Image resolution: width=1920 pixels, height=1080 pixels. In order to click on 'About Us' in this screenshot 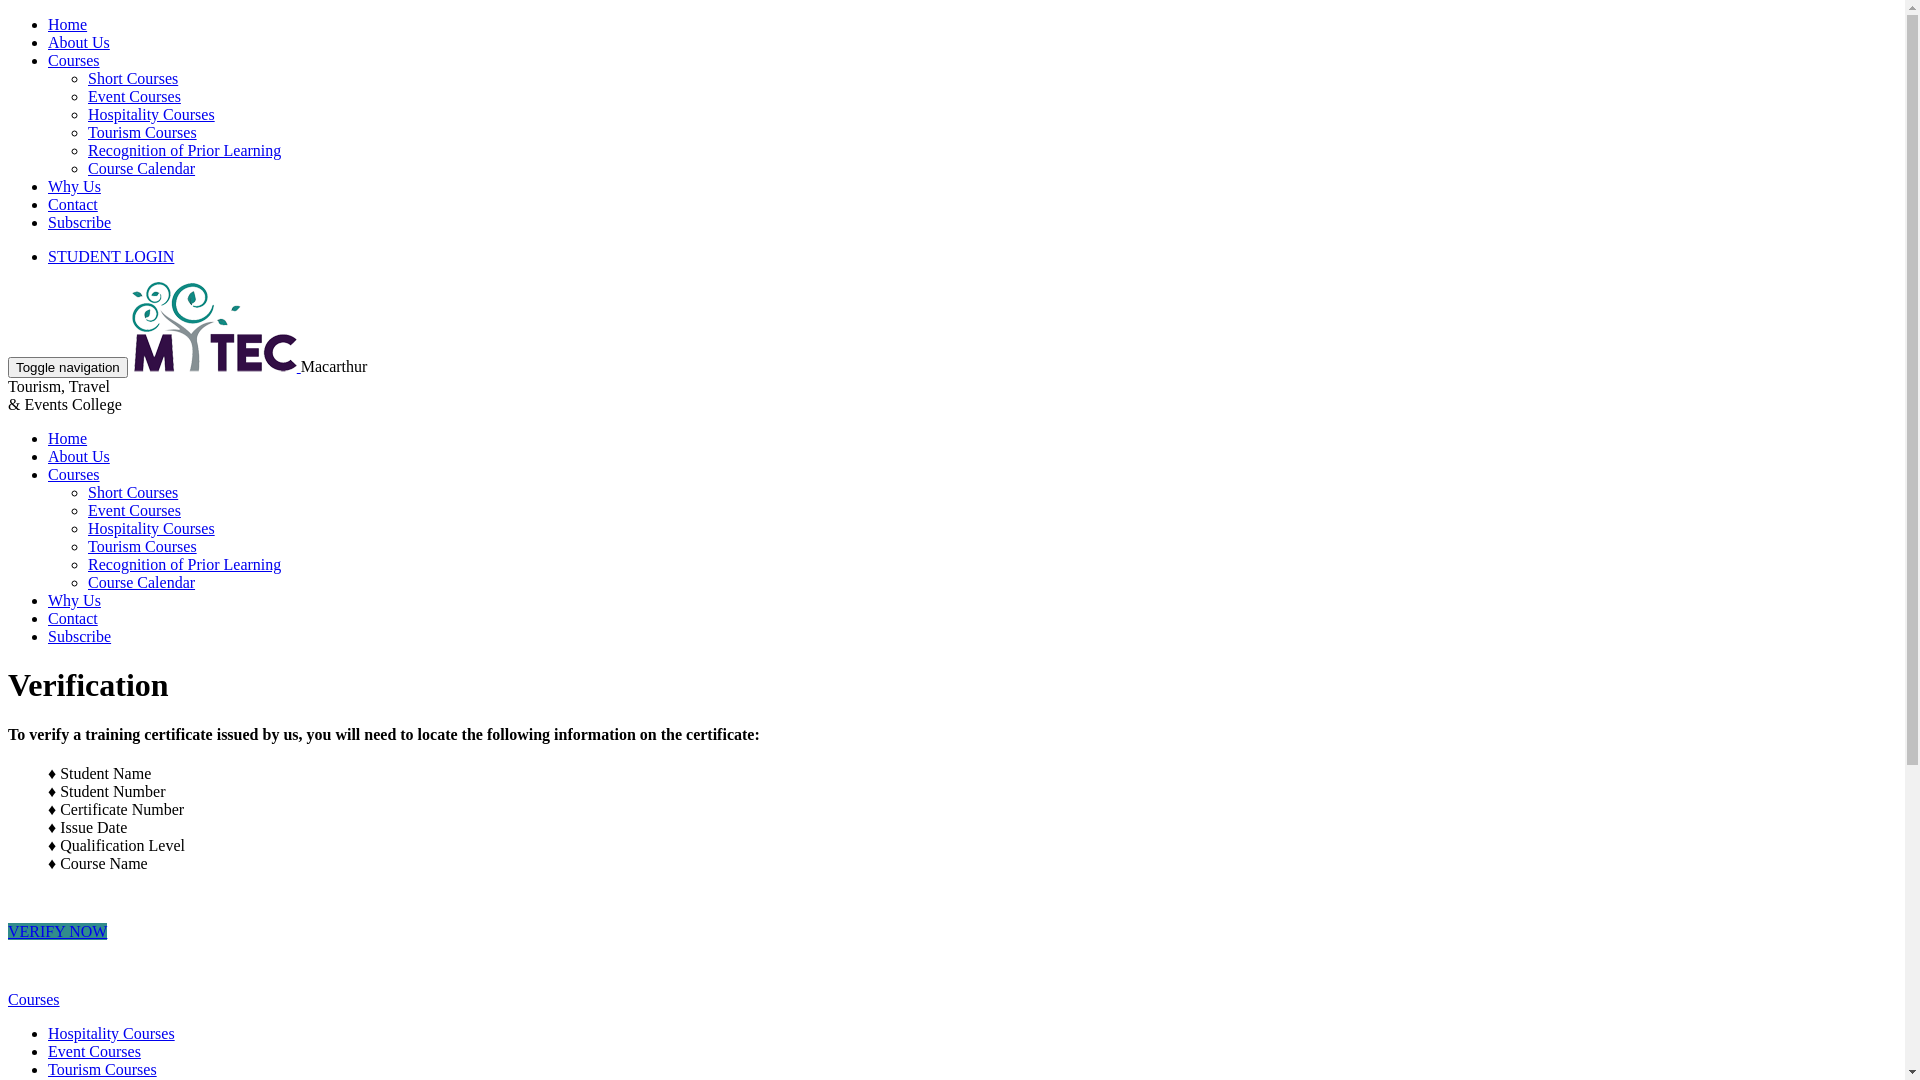, I will do `click(78, 456)`.